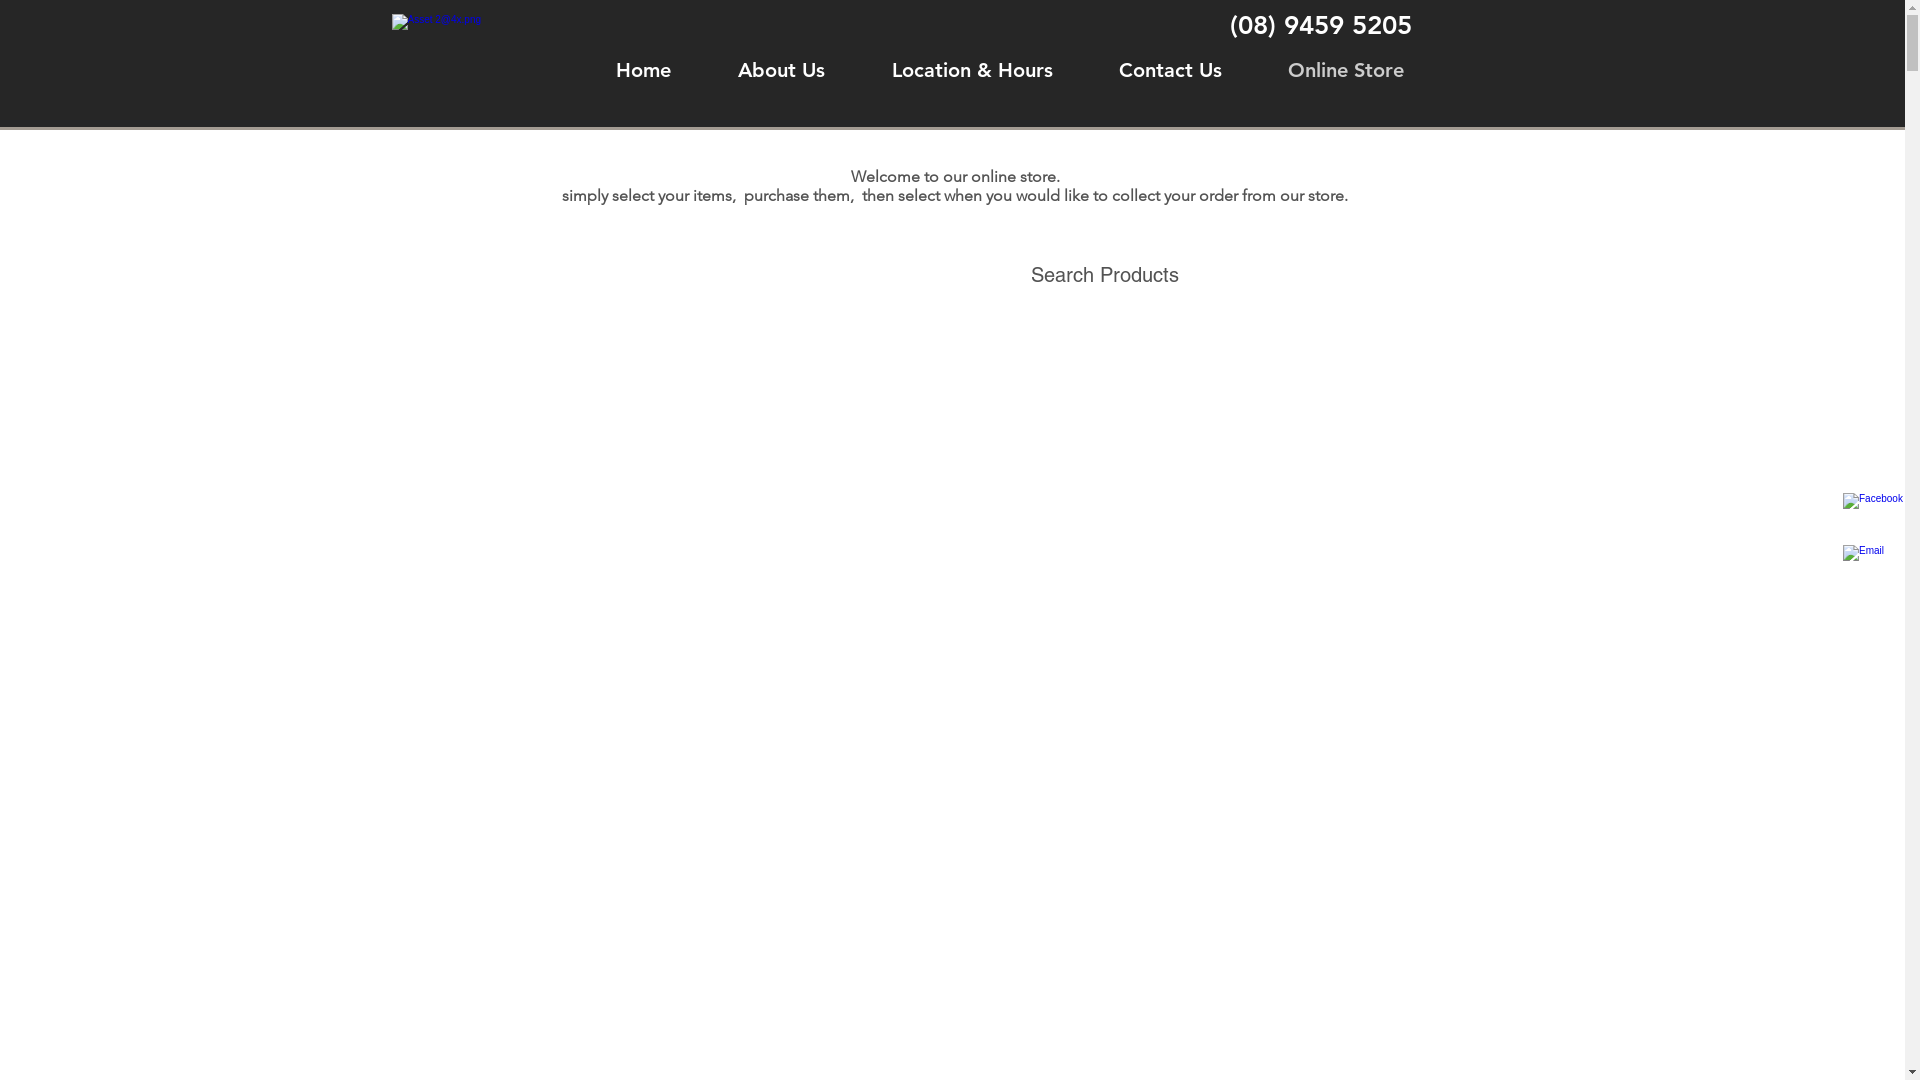 This screenshot has width=1920, height=1080. I want to click on 'About Us', so click(780, 69).